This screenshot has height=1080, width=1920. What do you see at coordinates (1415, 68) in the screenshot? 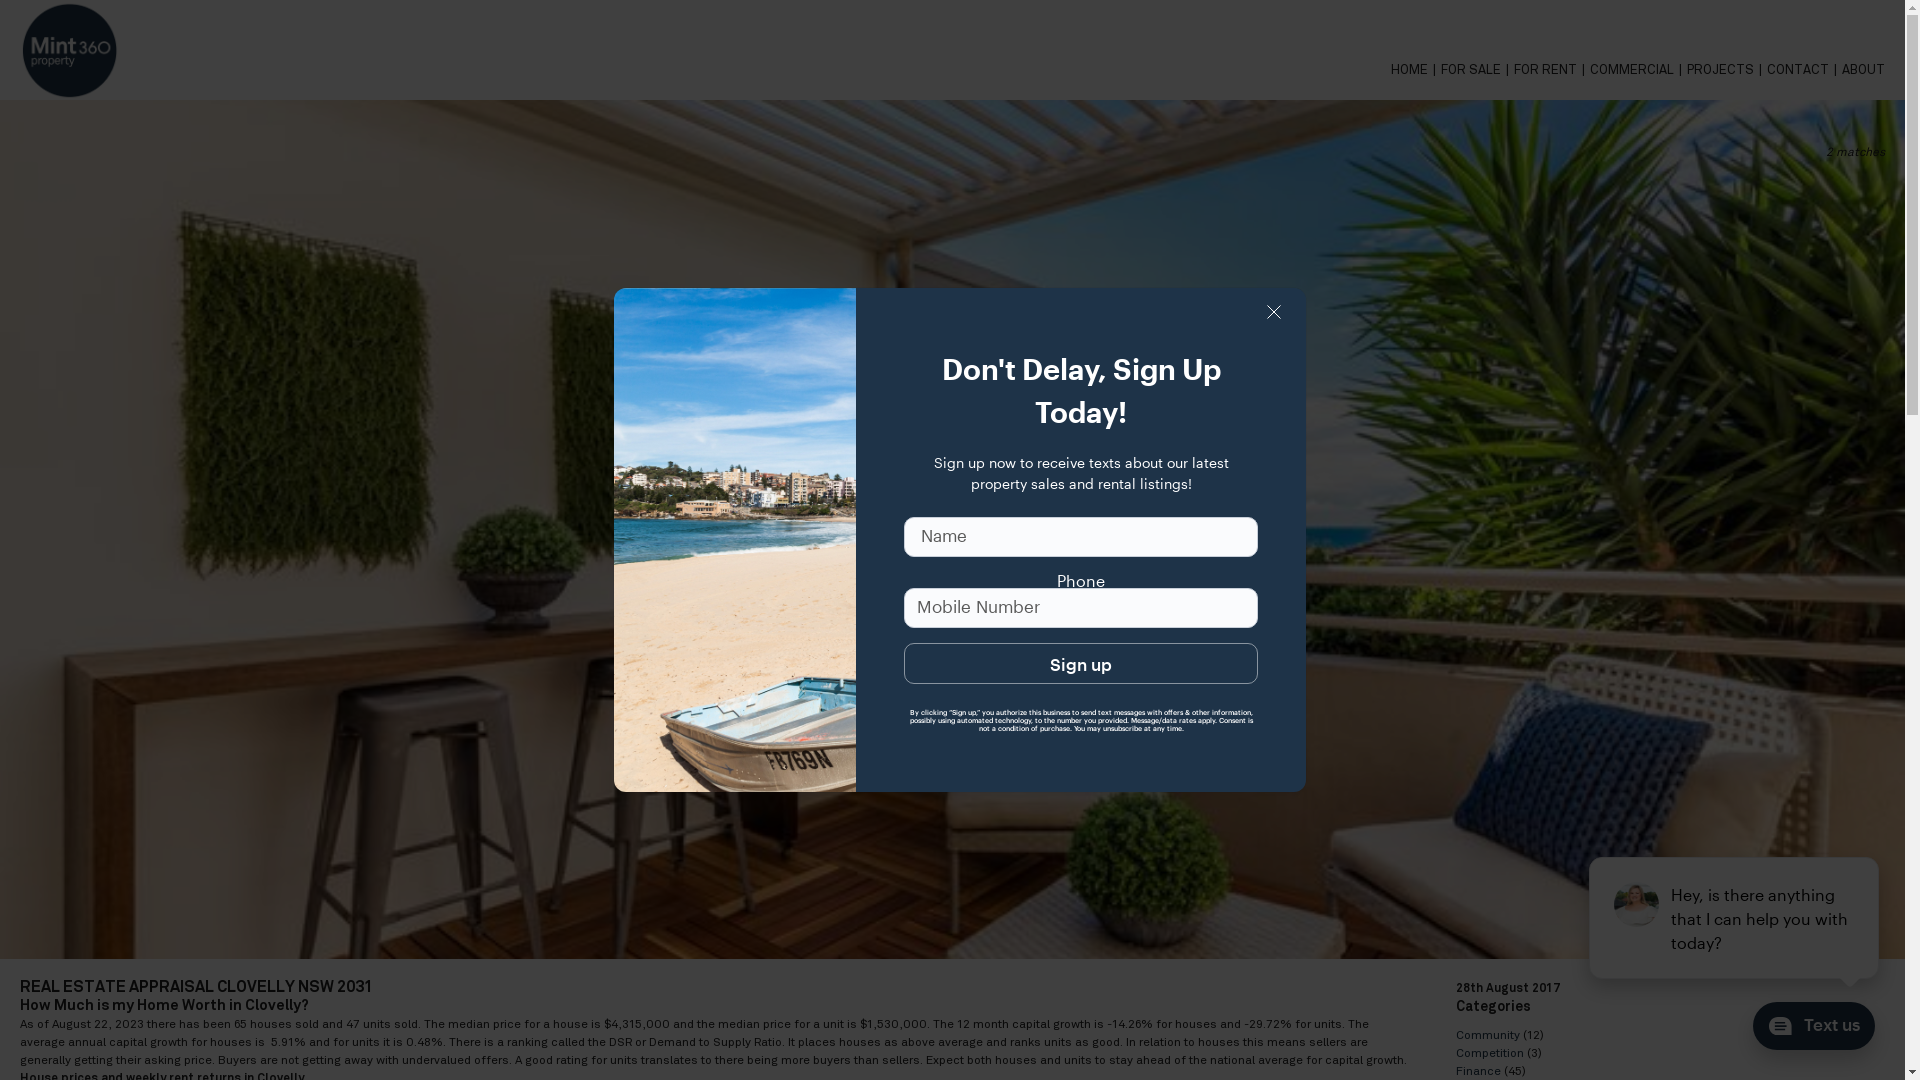
I see `'HOME'` at bounding box center [1415, 68].